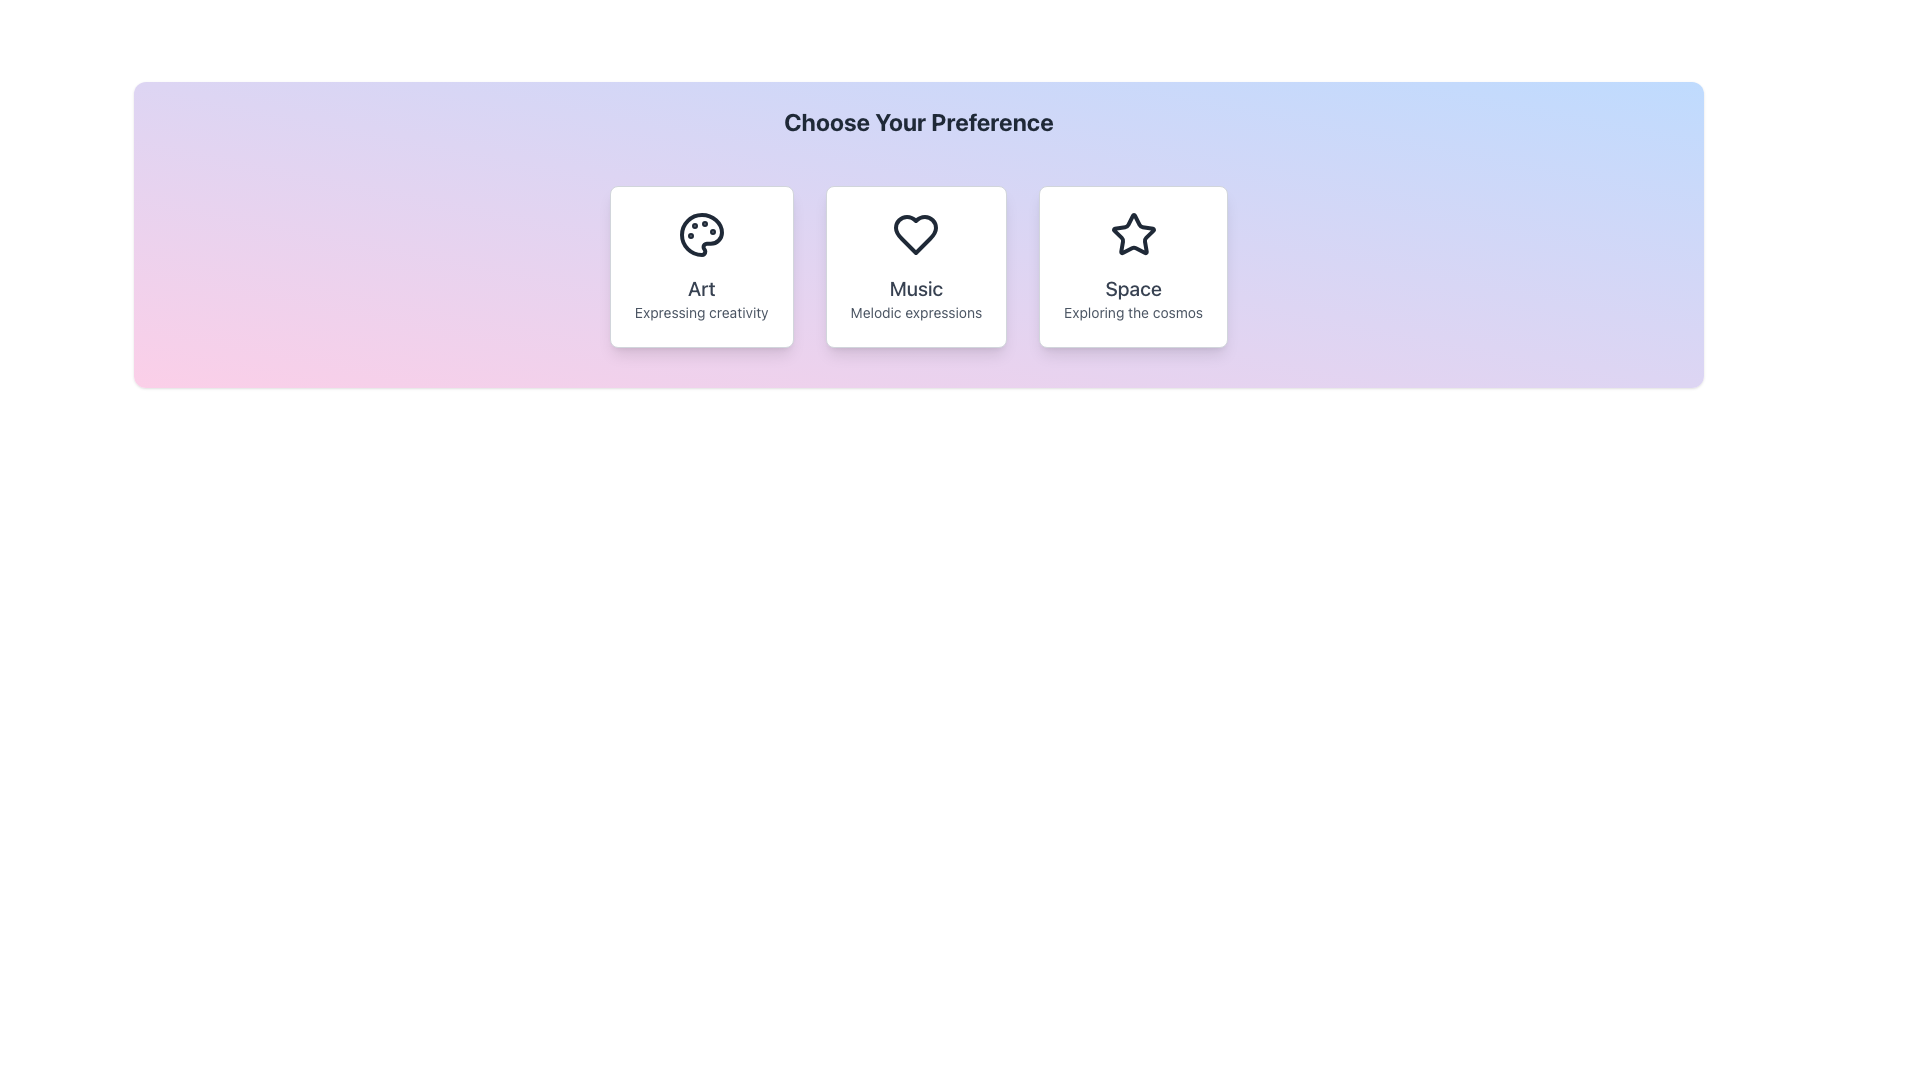 The image size is (1920, 1080). Describe the element at coordinates (917, 122) in the screenshot. I see `the centrally positioned text label that introduces the user to the selection process, located at the top above the preference options` at that location.